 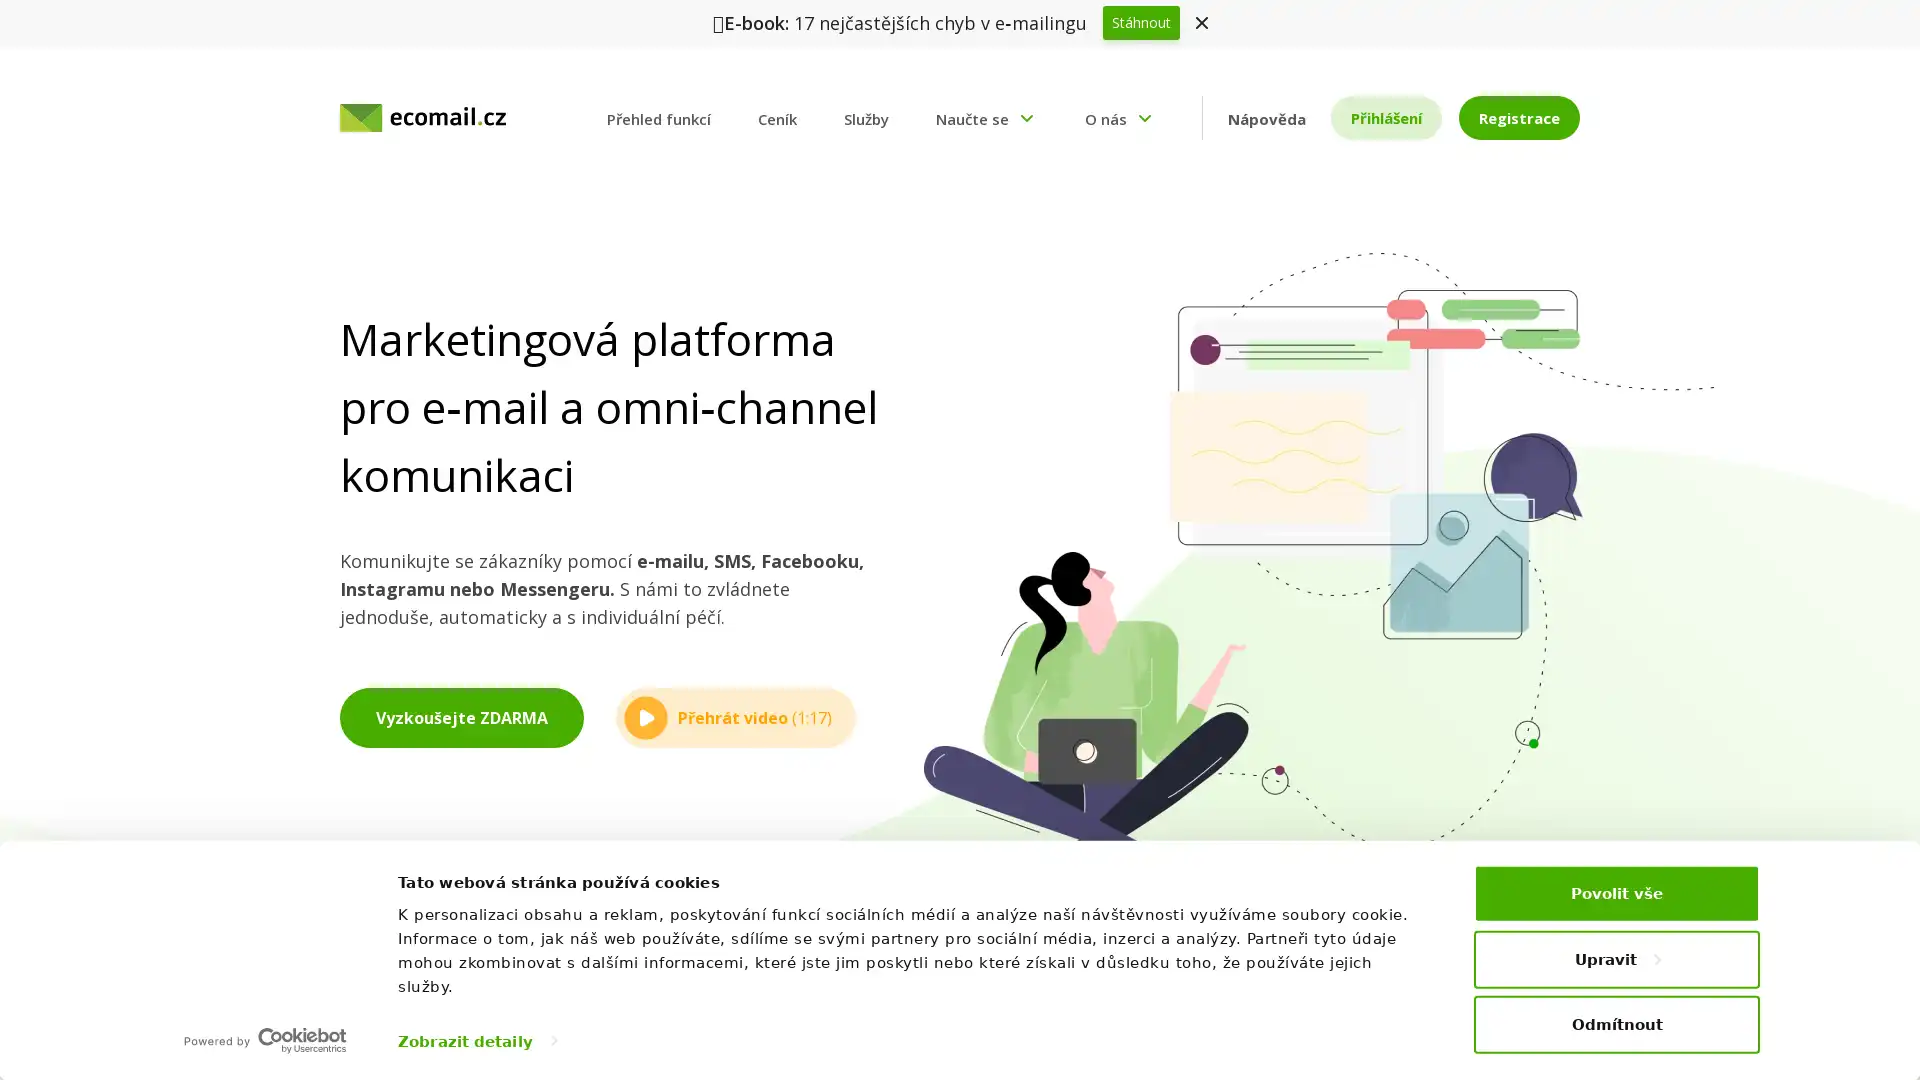 What do you see at coordinates (1617, 1023) in the screenshot?
I see `Odmitnout` at bounding box center [1617, 1023].